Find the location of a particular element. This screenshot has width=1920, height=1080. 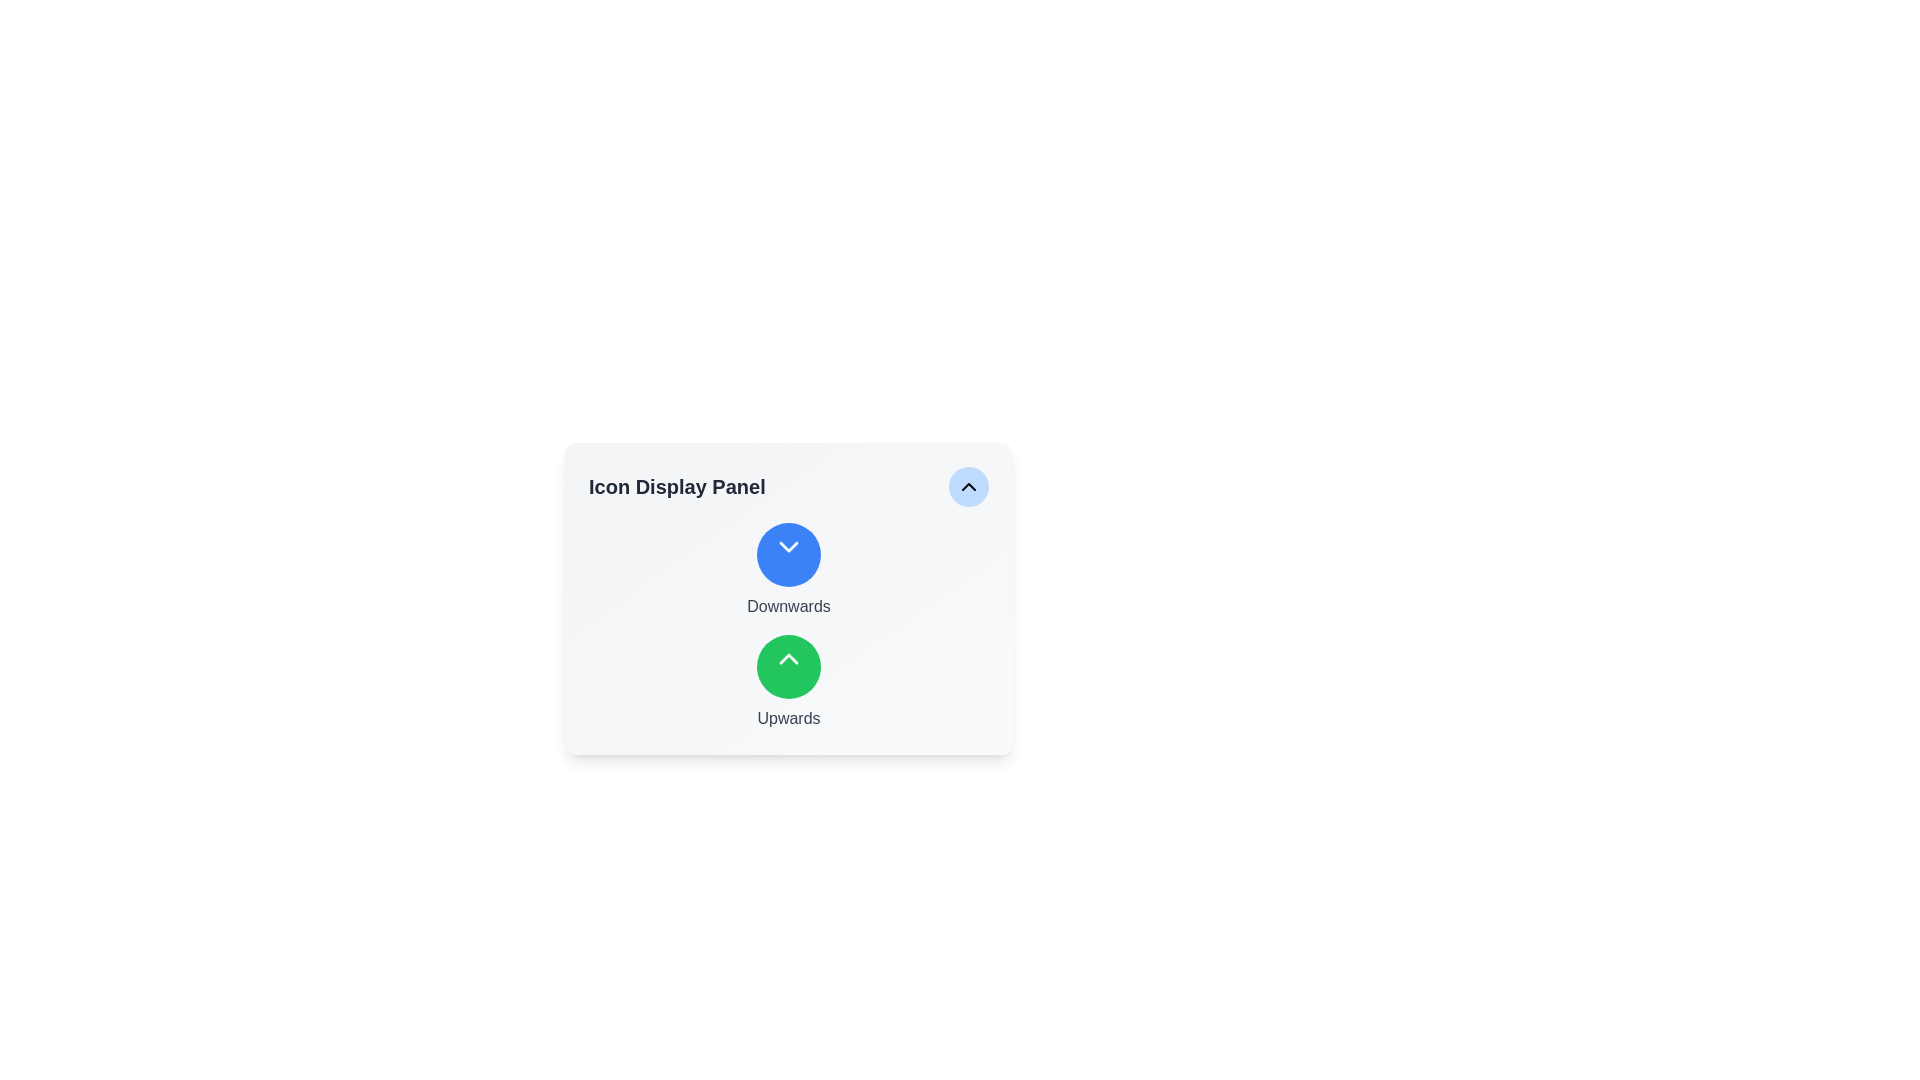

the descriptive text label located directly below the green circular icon with an upwards arrow is located at coordinates (787, 717).